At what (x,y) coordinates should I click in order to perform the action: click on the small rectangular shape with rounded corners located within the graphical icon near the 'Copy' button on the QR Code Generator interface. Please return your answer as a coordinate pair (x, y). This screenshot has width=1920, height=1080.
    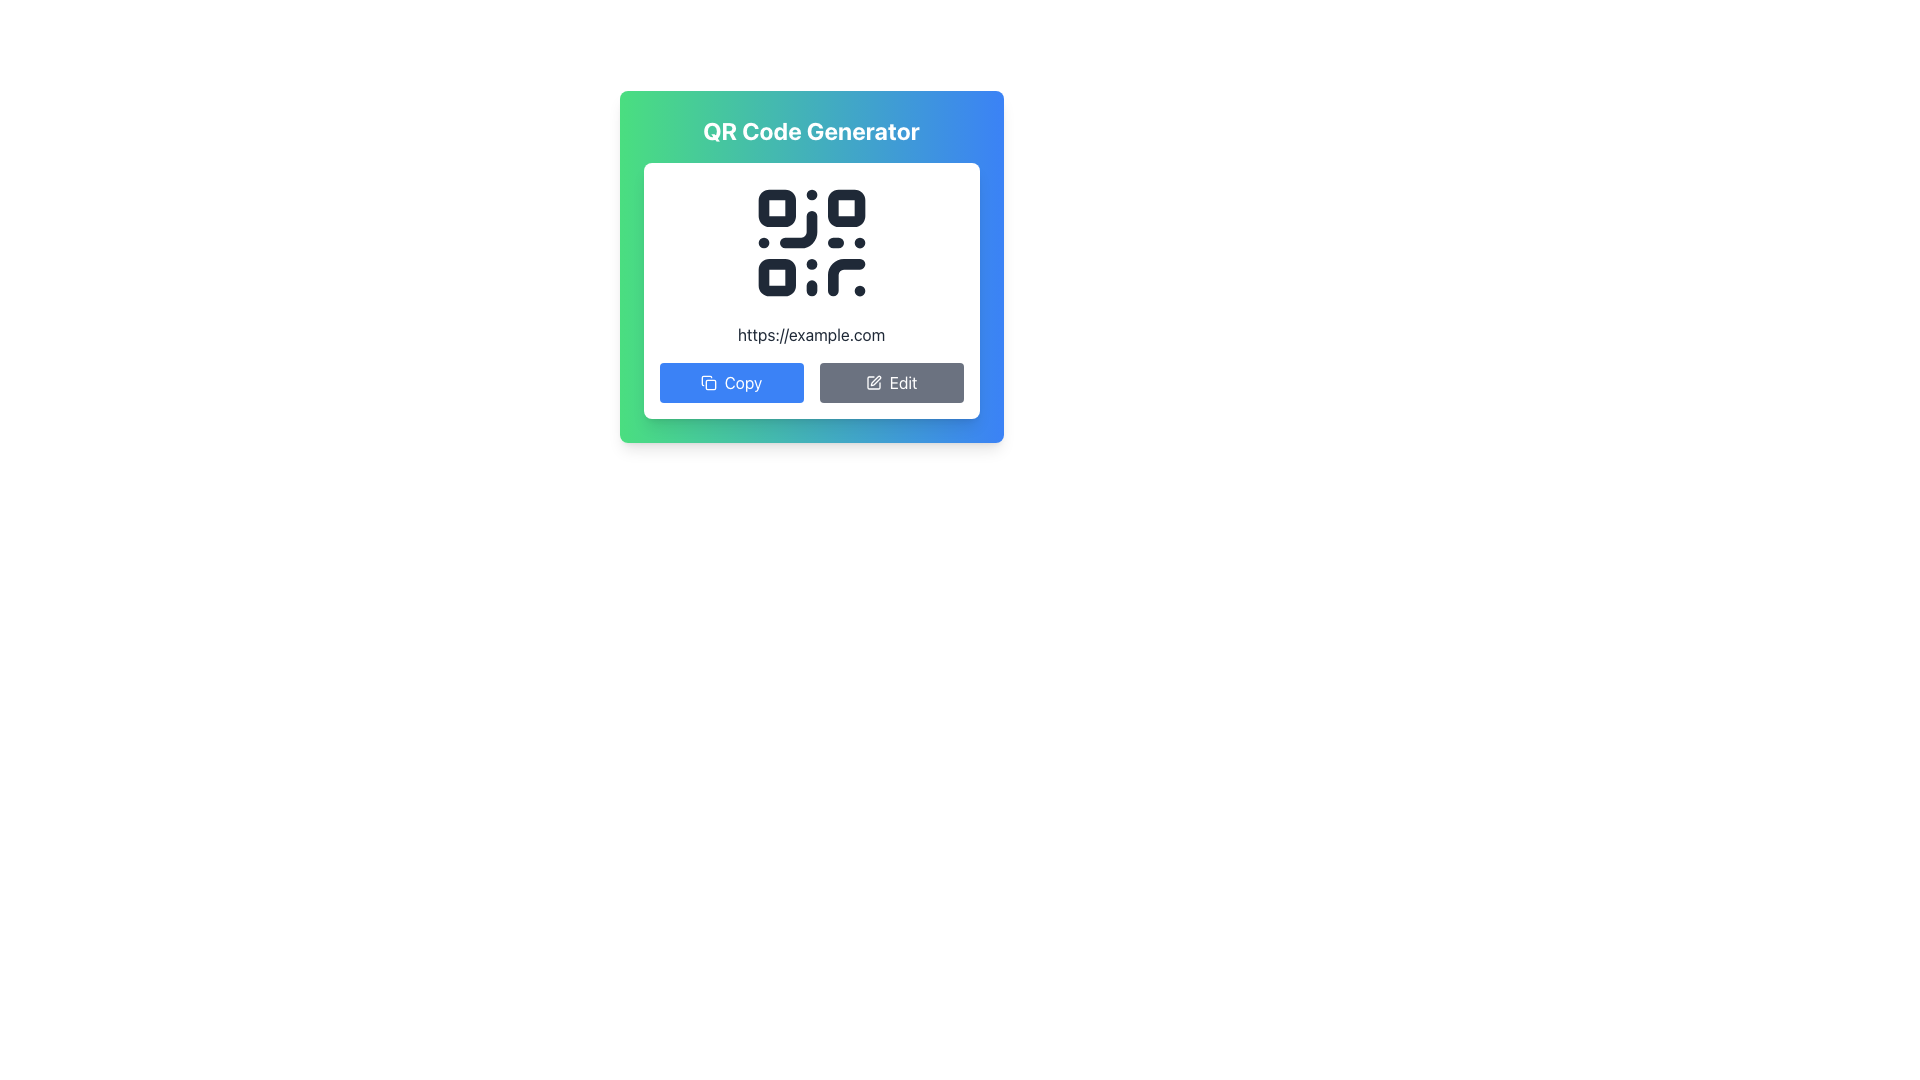
    Looking at the image, I should click on (710, 385).